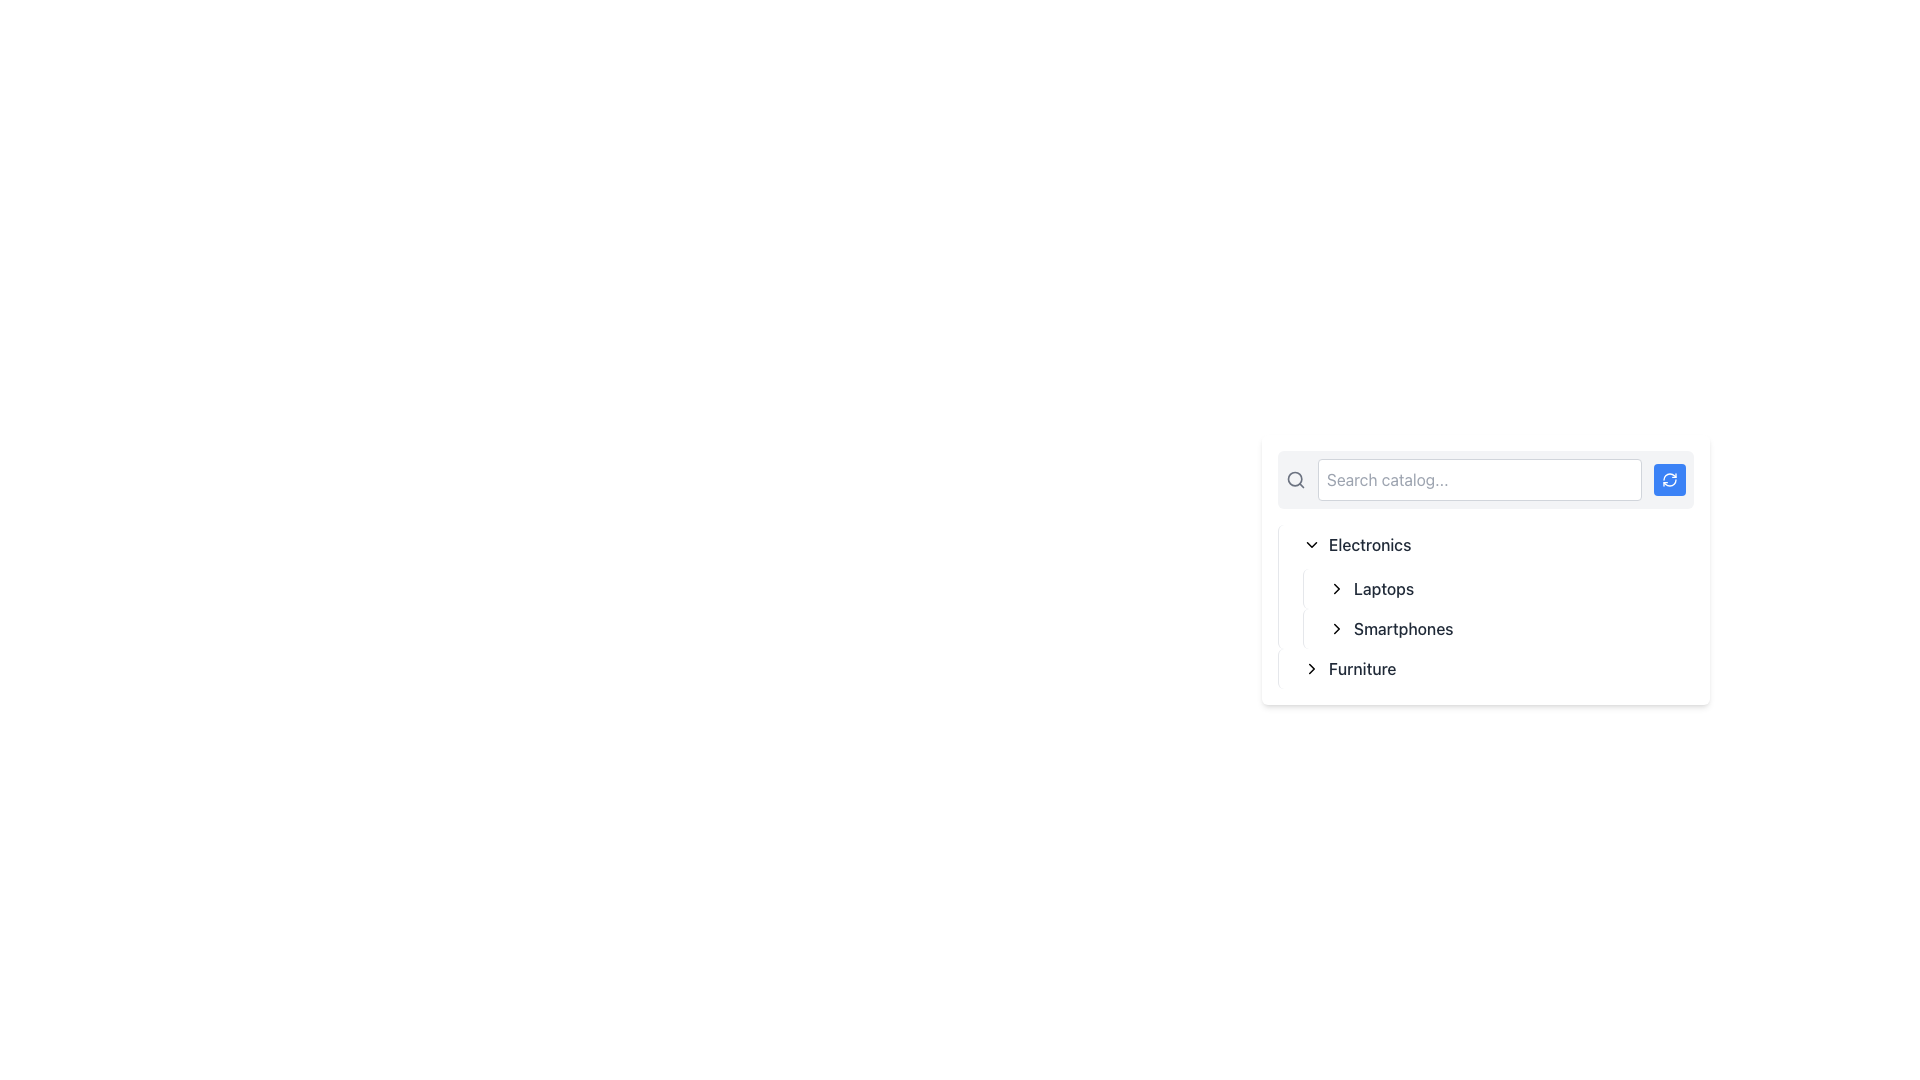  Describe the element at coordinates (1383, 588) in the screenshot. I see `text of the 'Laptops' label located in the sub-option list of the 'Electronics' dropdown menu in the left navigation panel, positioned below 'Electronics' and above 'Smartphones'` at that location.